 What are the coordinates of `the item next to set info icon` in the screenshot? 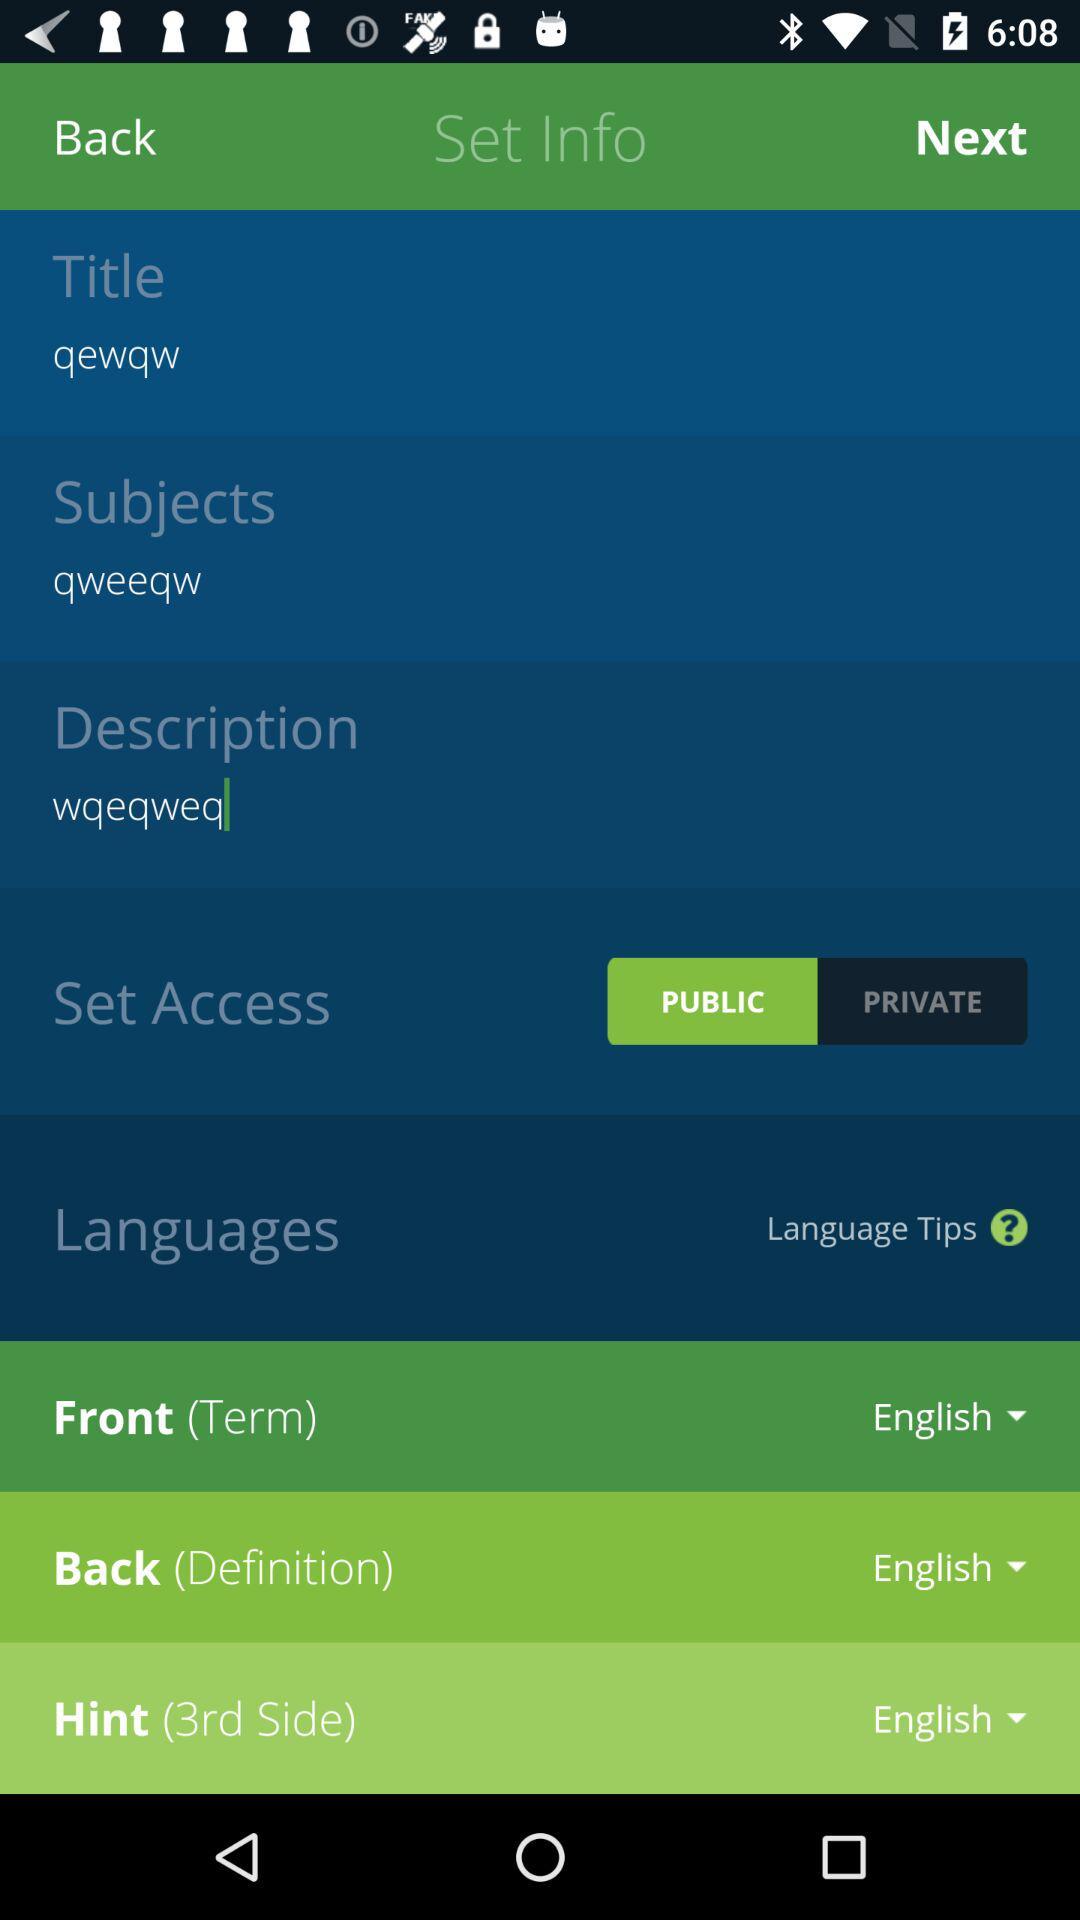 It's located at (969, 135).